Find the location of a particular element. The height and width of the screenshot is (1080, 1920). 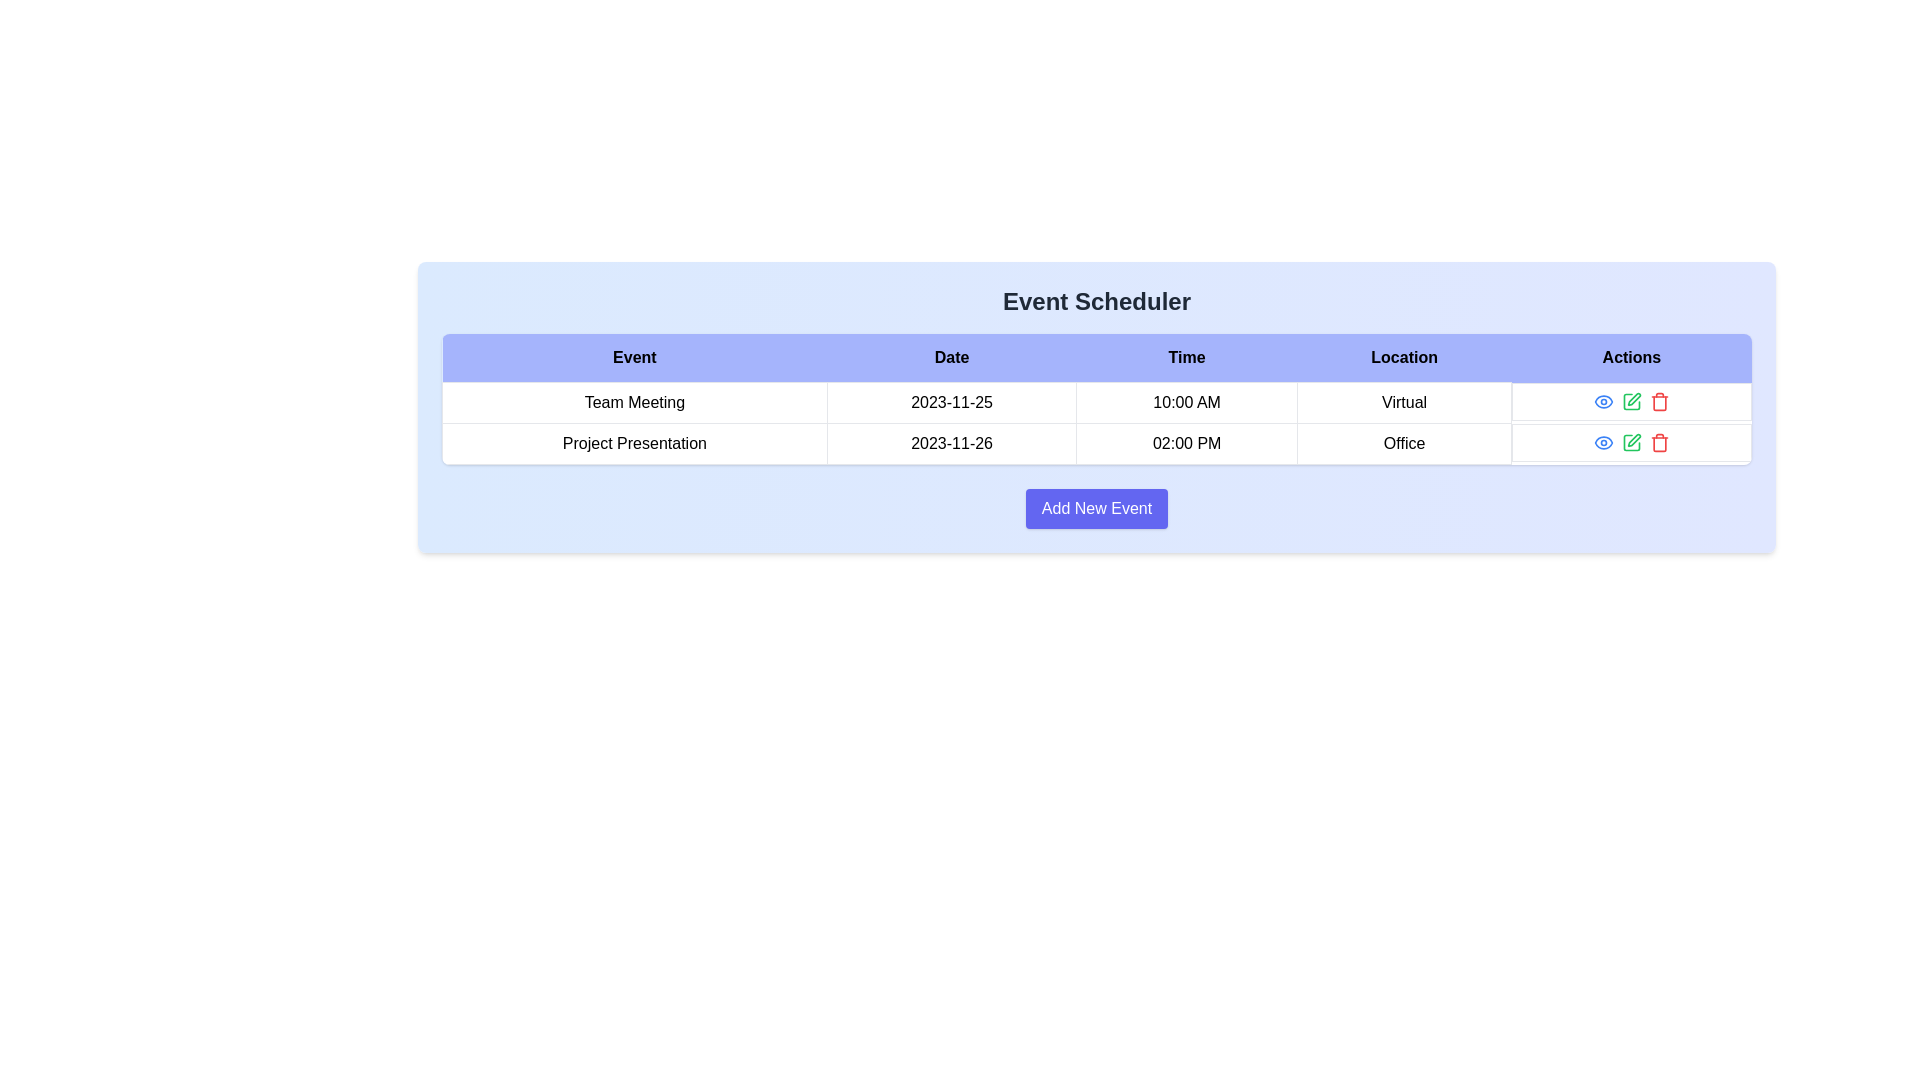

the edit icon button located in the last column of the second row of the 'Event Scheduler' table to initiate editing for the 'Project Presentation' entry is located at coordinates (1634, 398).